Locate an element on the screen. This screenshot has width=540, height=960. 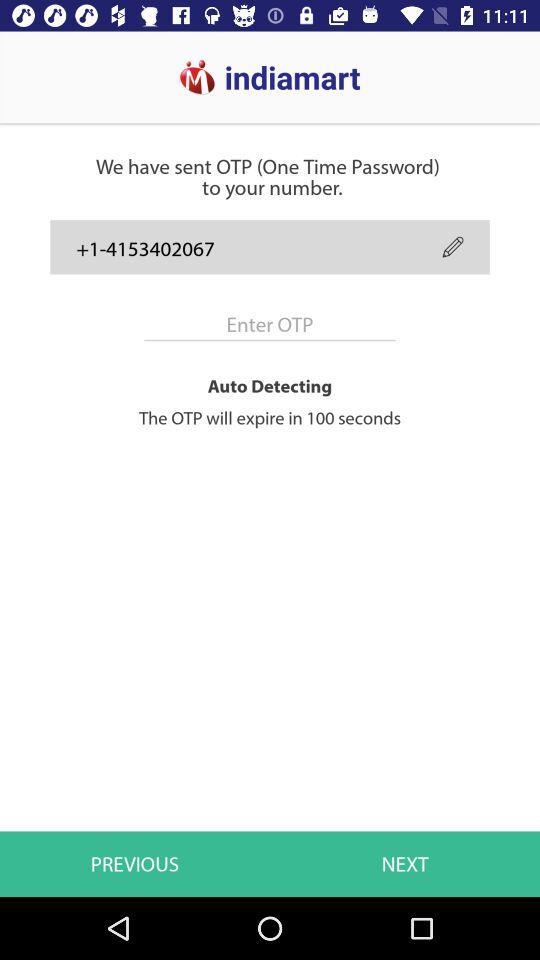
the icon next to next icon is located at coordinates (135, 863).